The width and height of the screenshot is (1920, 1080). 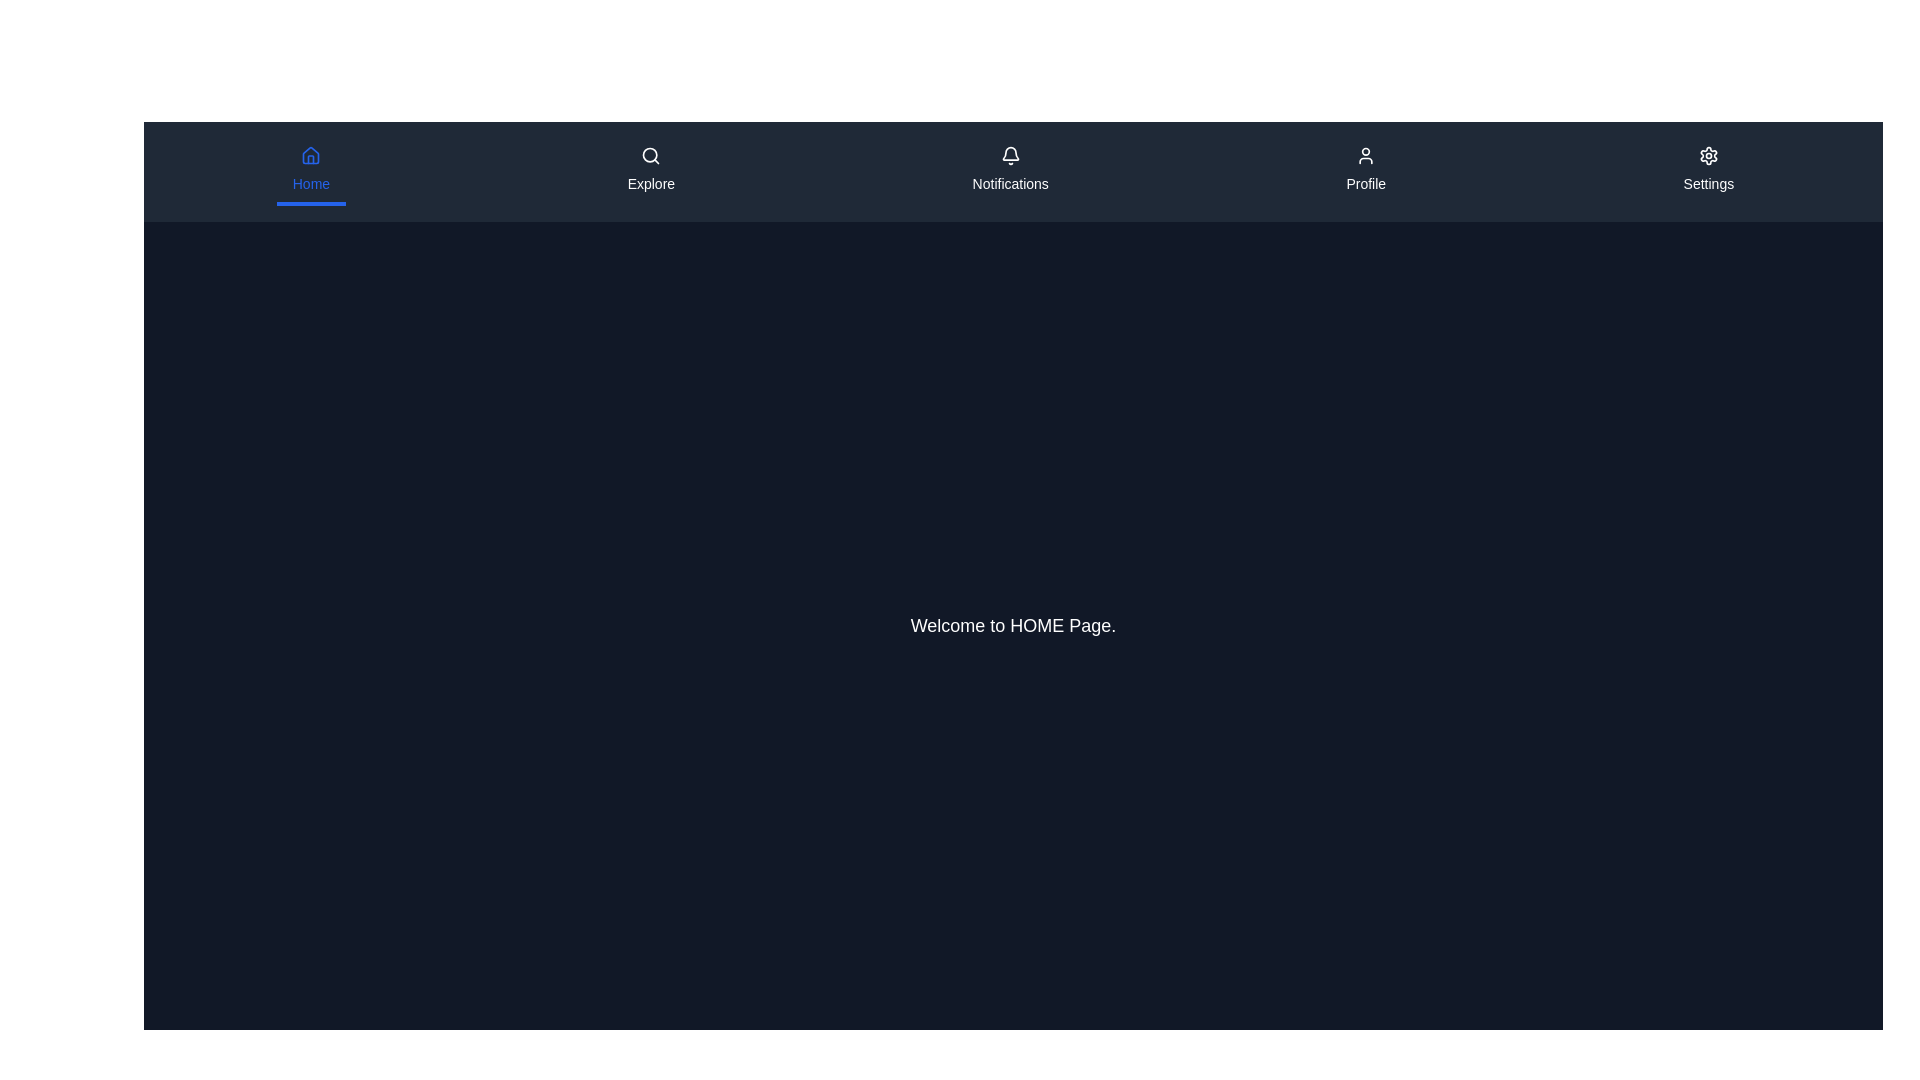 What do you see at coordinates (1365, 184) in the screenshot?
I see `text label that says 'Profile', located in the navigation bar at the top of the page, positioned beneath the user profile icon` at bounding box center [1365, 184].